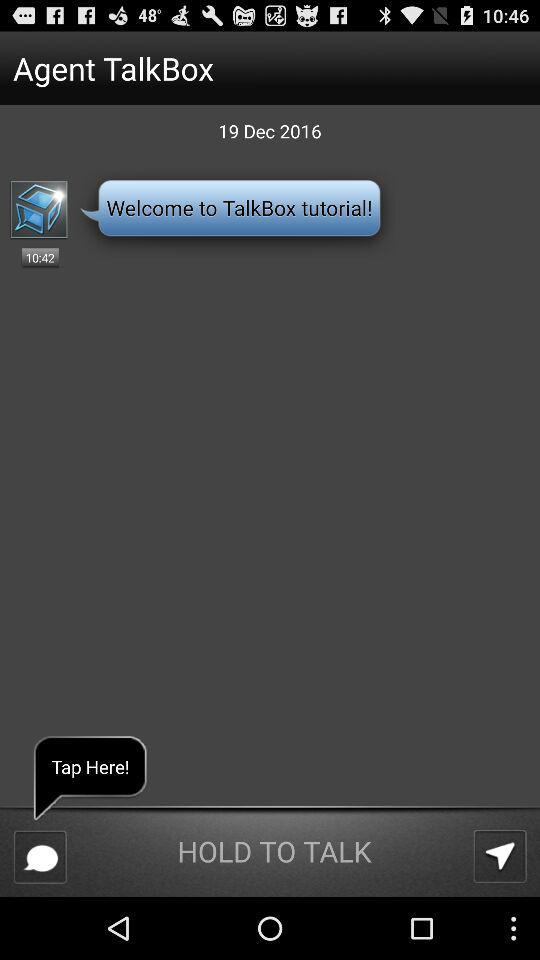  I want to click on the chat icon, so click(40, 917).